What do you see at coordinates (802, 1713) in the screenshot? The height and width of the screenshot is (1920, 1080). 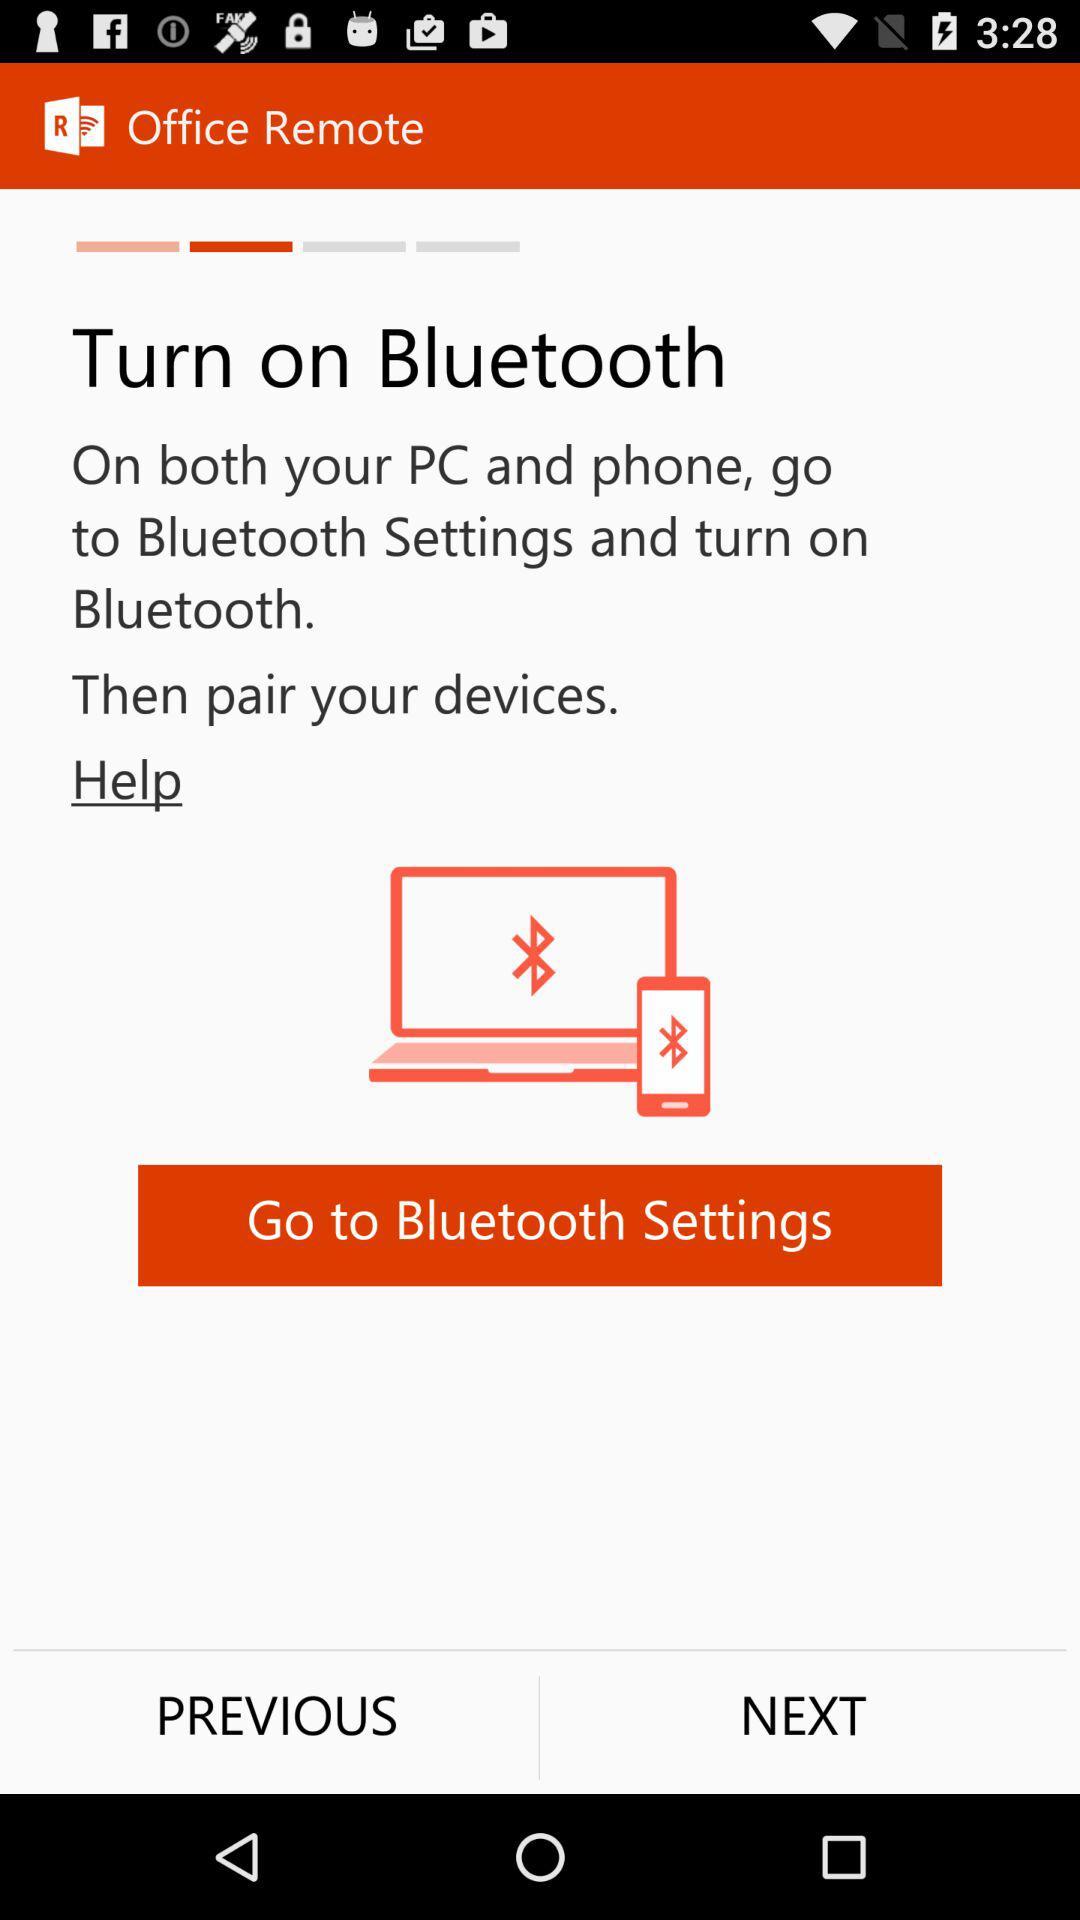 I see `item below the go to bluetooth icon` at bounding box center [802, 1713].